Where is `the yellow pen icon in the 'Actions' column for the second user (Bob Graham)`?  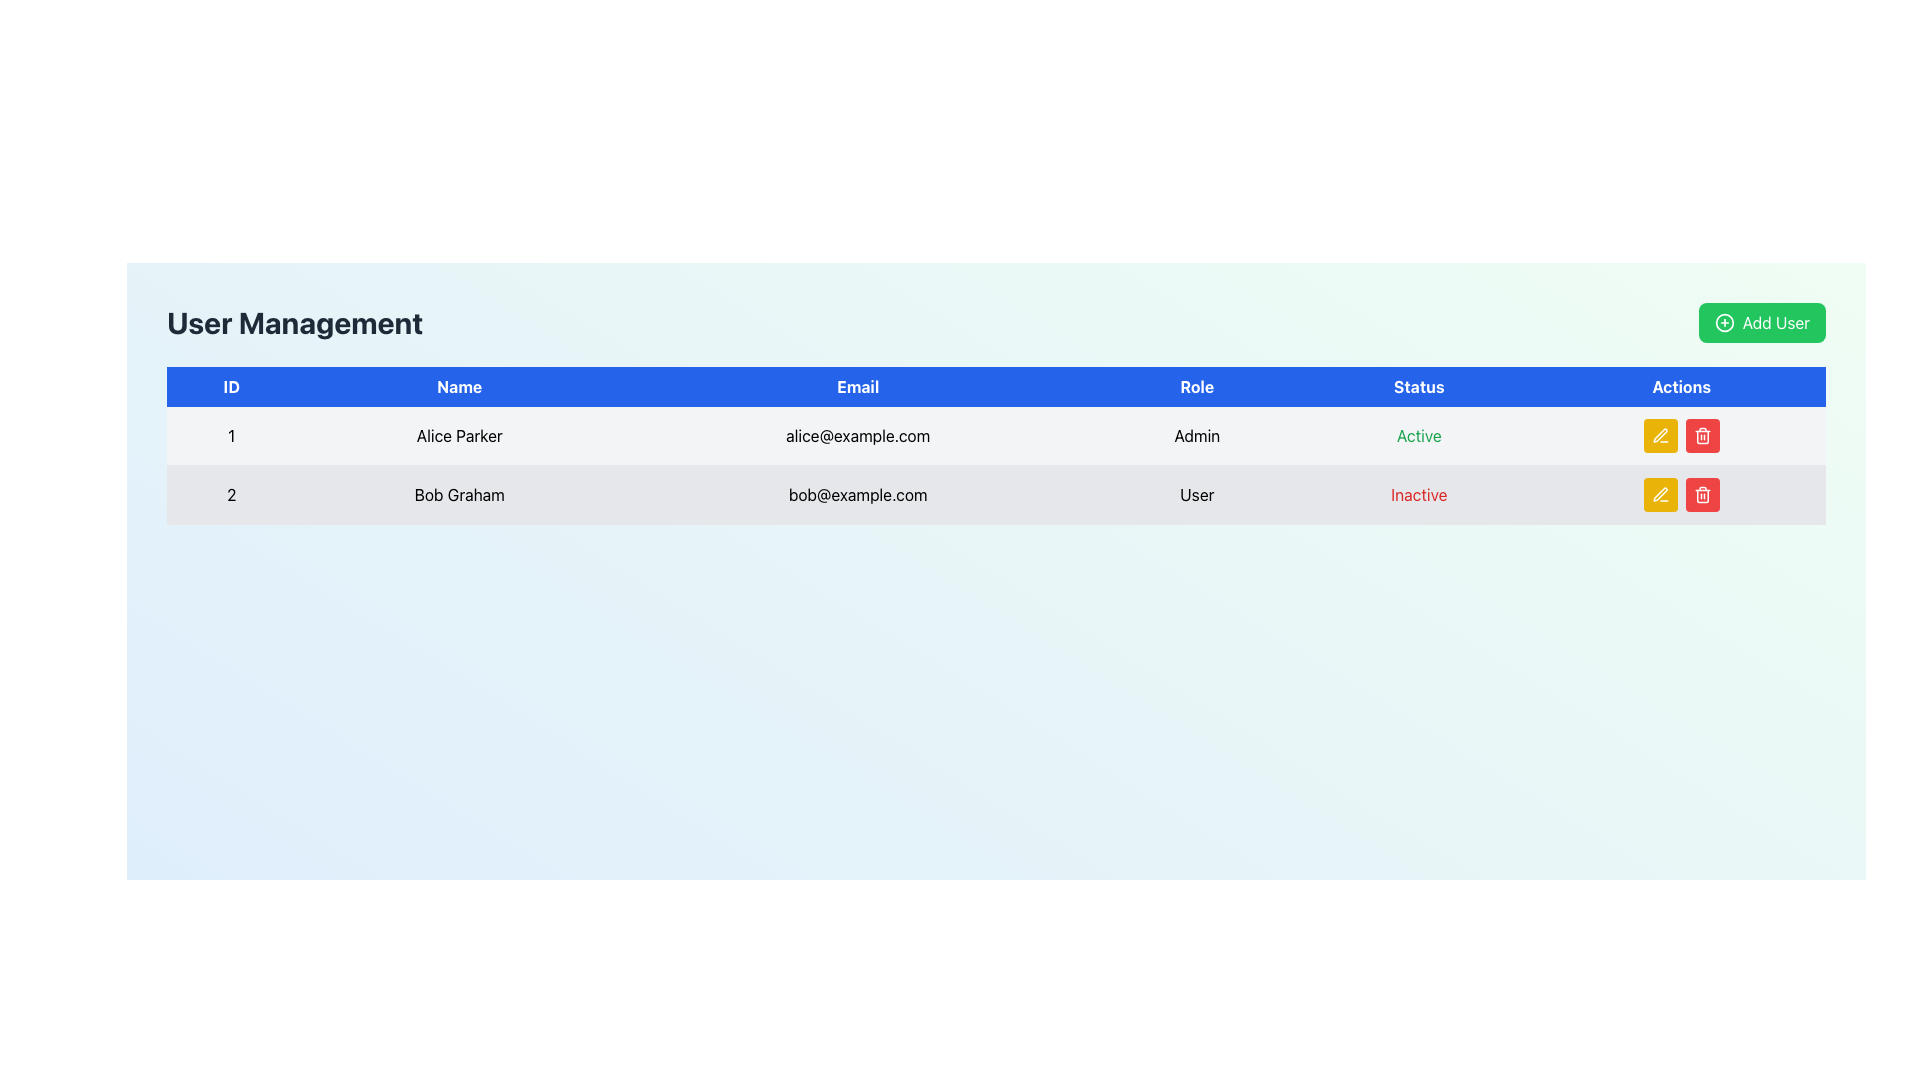
the yellow pen icon in the 'Actions' column for the second user (Bob Graham) is located at coordinates (1660, 434).